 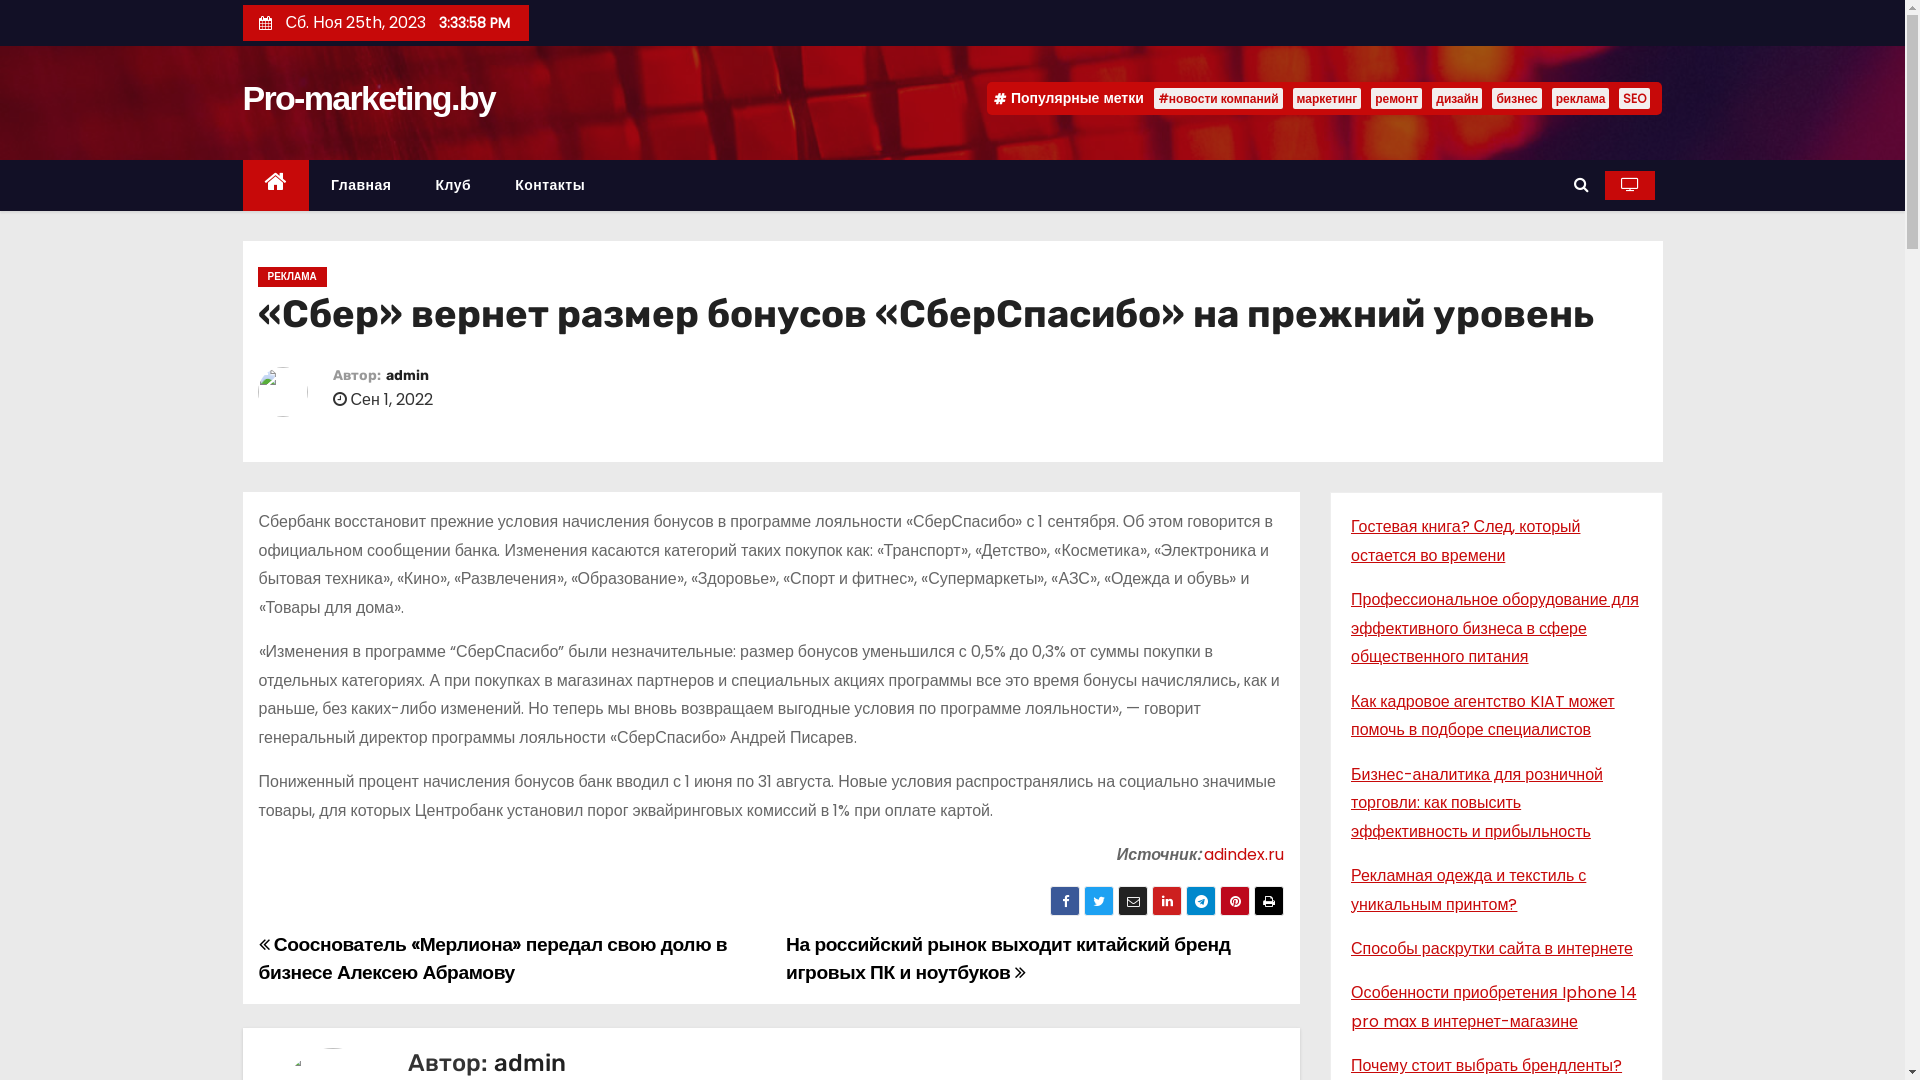 What do you see at coordinates (274, 185) in the screenshot?
I see `'Home'` at bounding box center [274, 185].